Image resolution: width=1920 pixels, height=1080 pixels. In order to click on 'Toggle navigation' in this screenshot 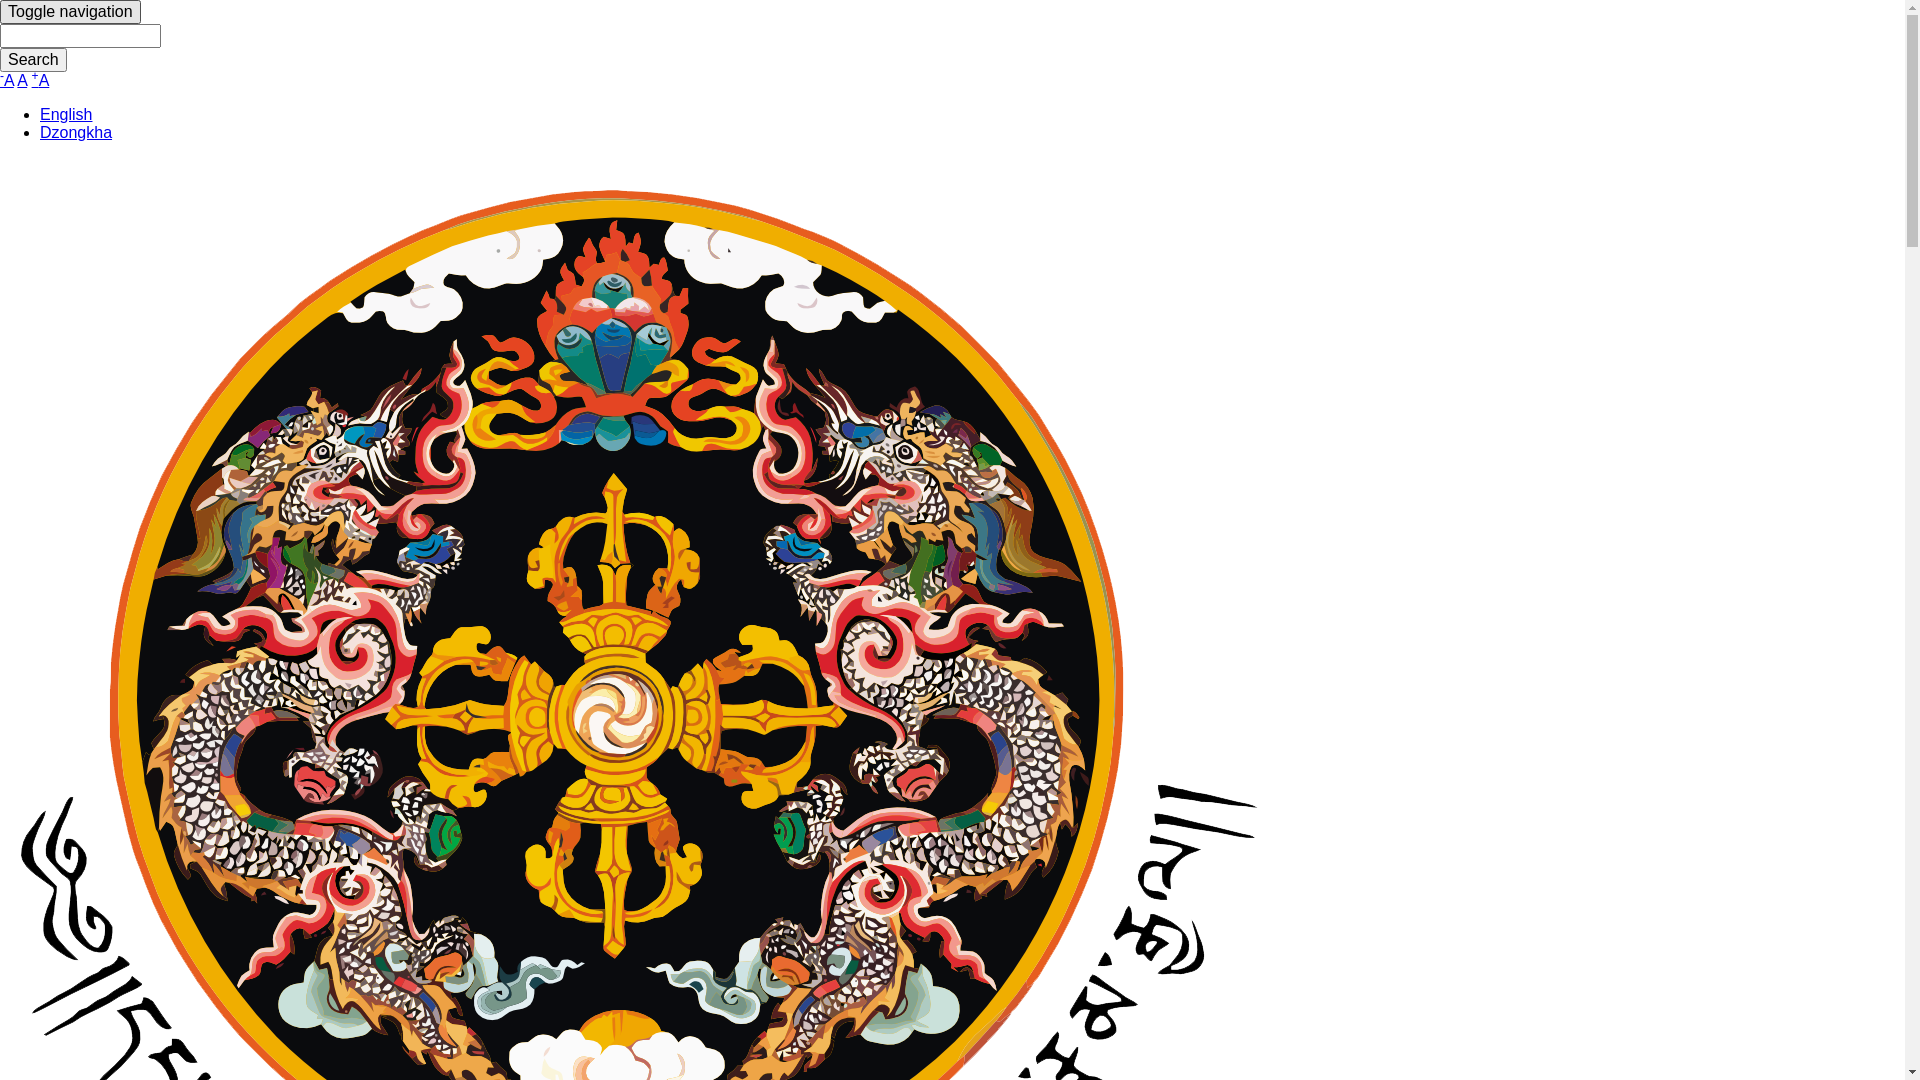, I will do `click(70, 11)`.